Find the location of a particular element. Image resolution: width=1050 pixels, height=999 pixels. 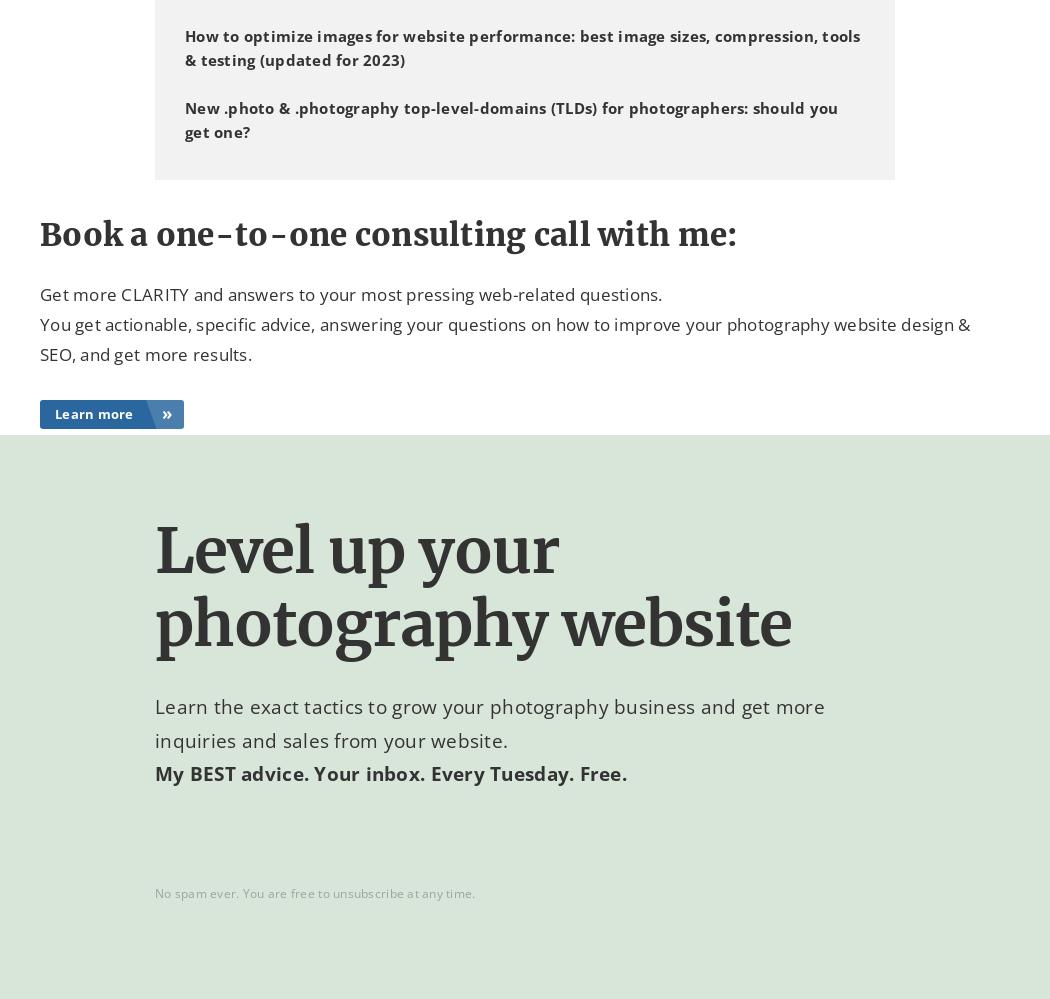

'You get actionable, specific advice, answering your questions on how to improve your photography website design & SEO, and get more results.' is located at coordinates (504, 338).